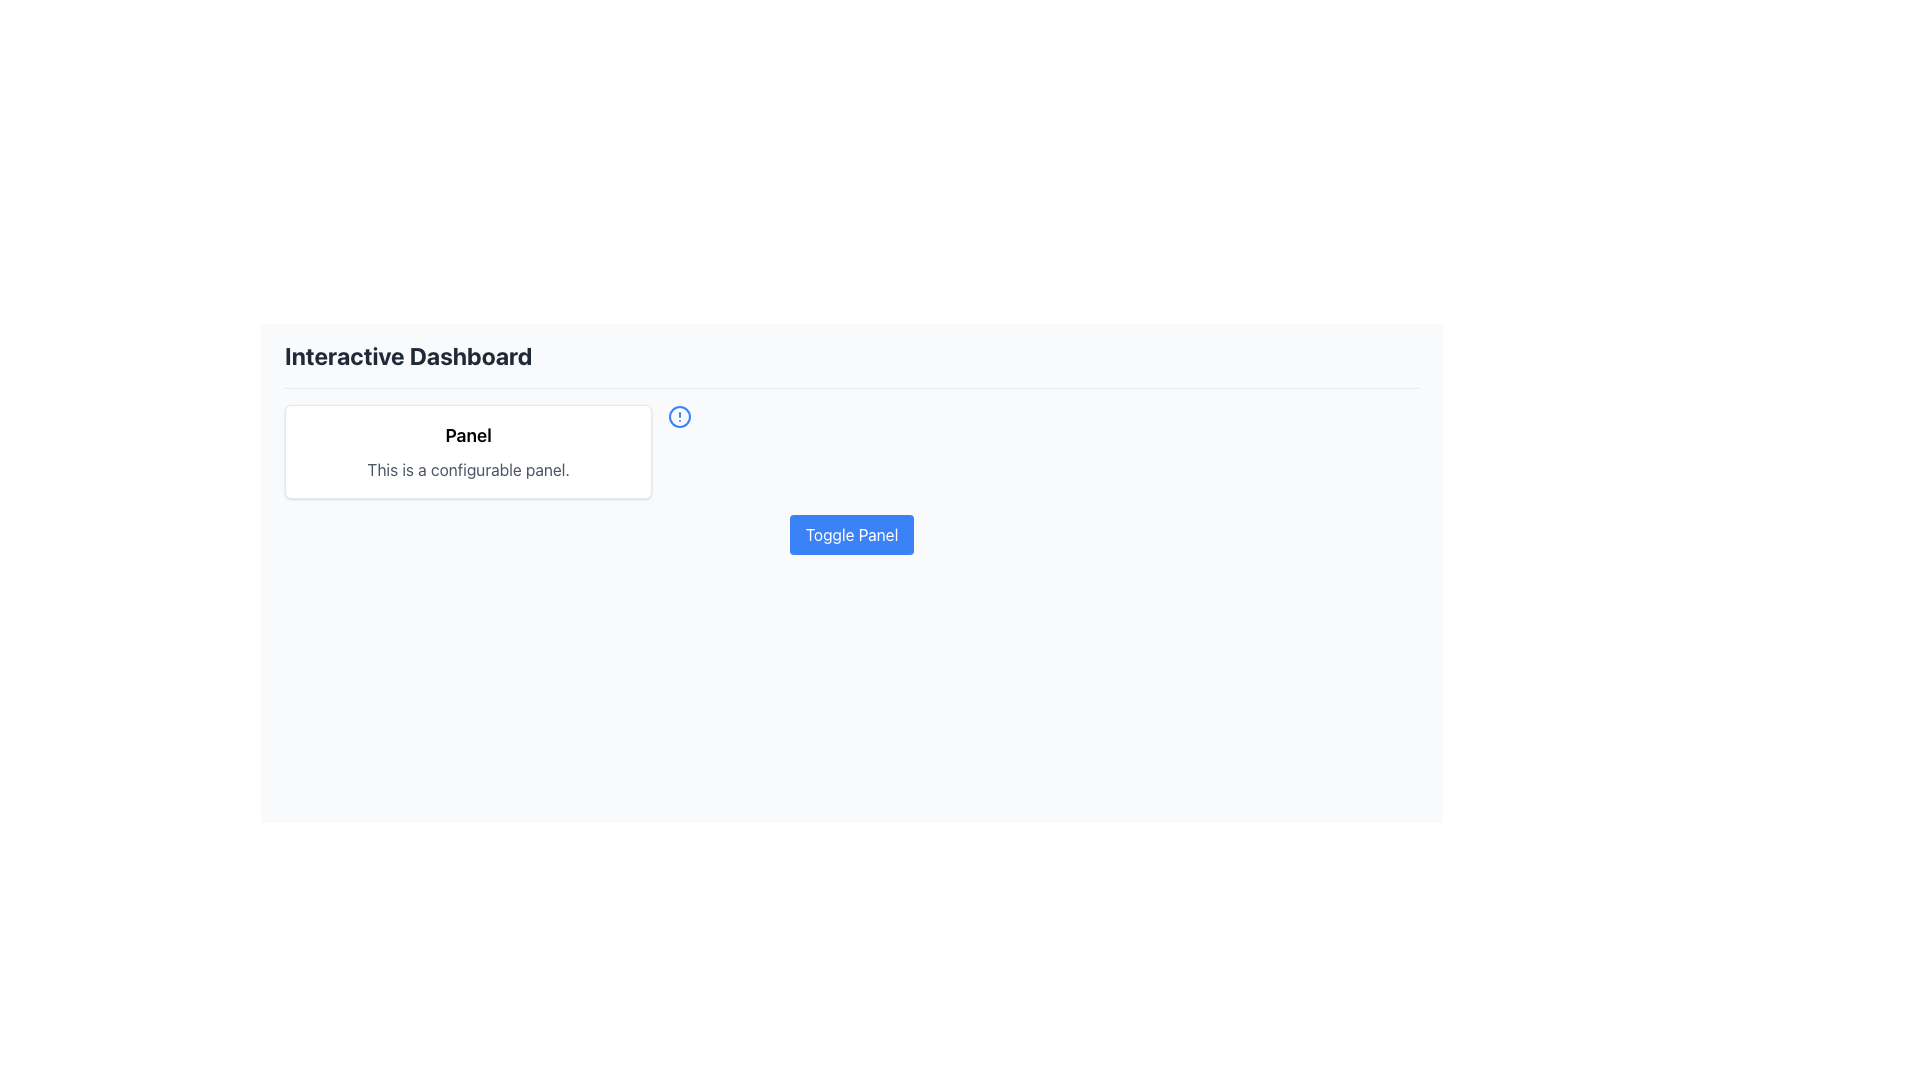 Image resolution: width=1920 pixels, height=1080 pixels. Describe the element at coordinates (851, 534) in the screenshot. I see `the toggle button located in the bottom-right section of the dashboard to change its color` at that location.